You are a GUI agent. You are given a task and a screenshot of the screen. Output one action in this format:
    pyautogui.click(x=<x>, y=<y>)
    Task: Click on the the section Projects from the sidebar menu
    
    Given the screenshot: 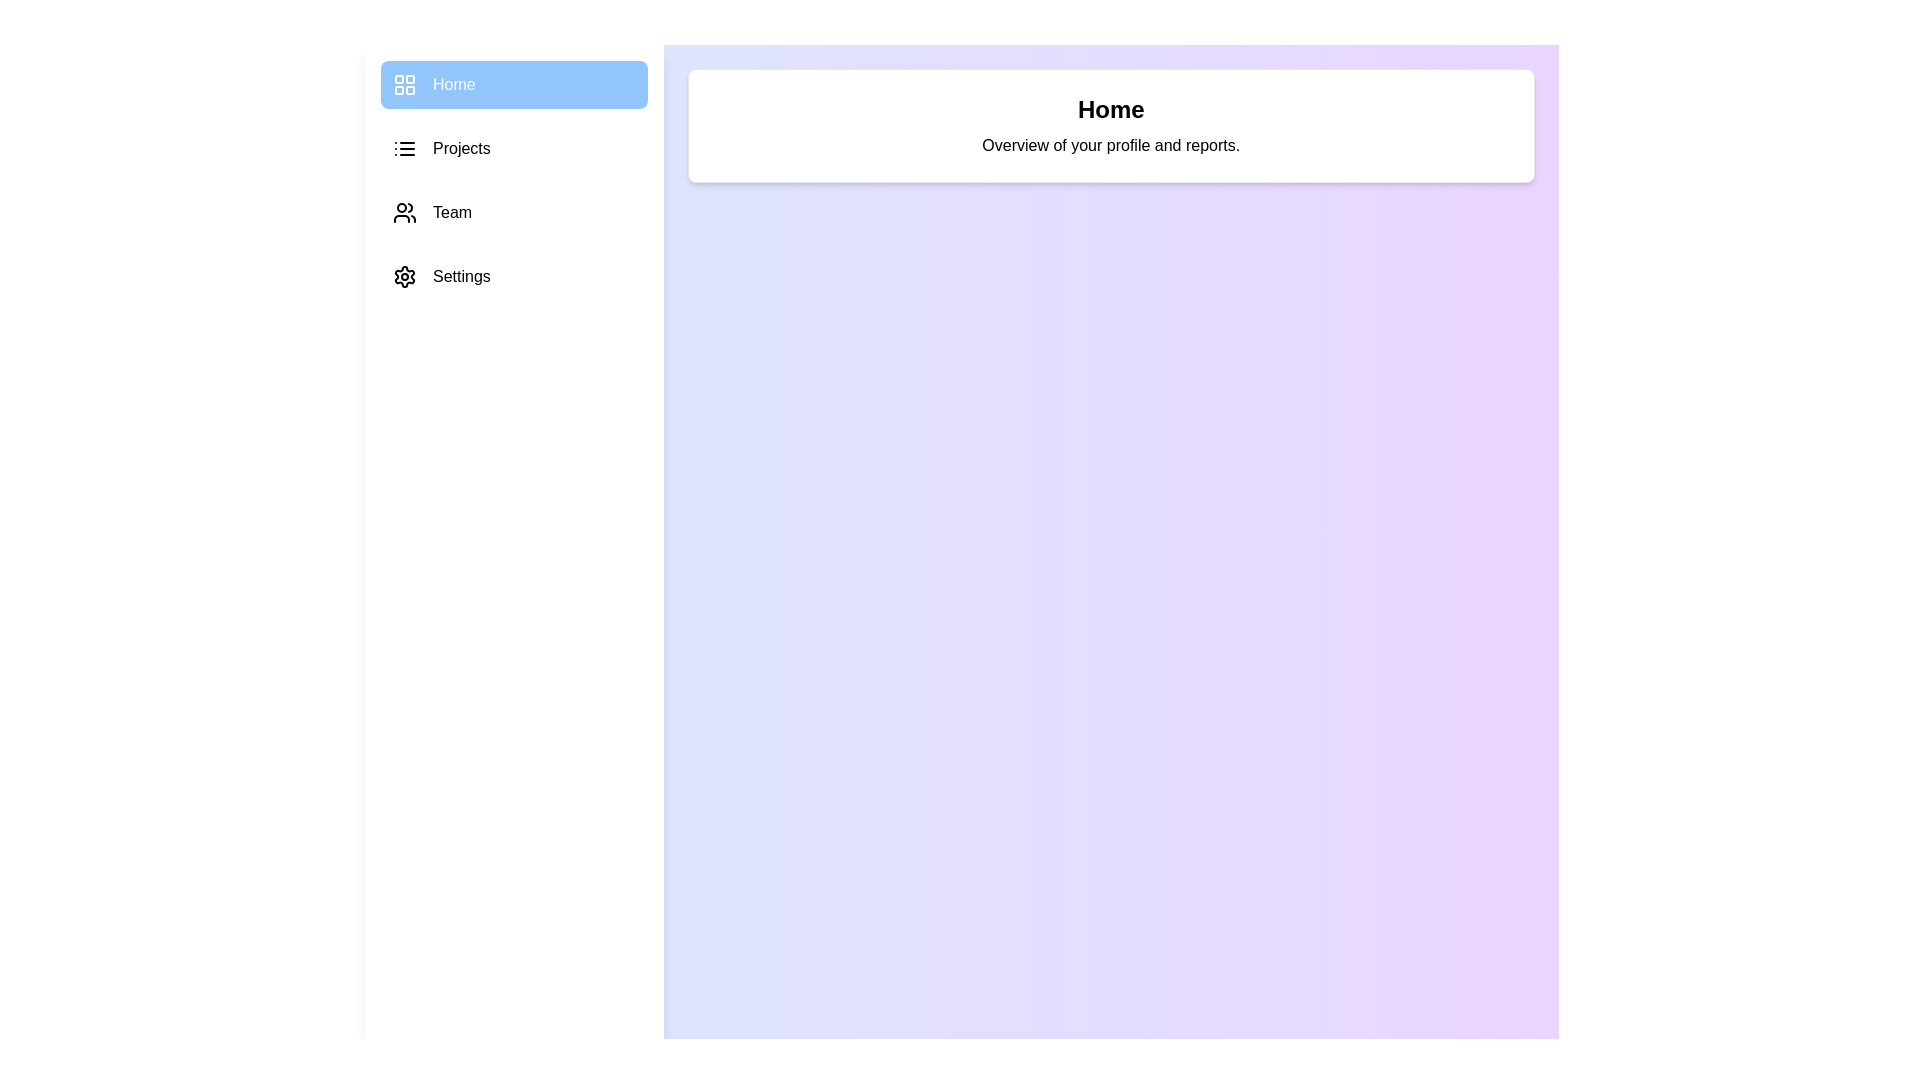 What is the action you would take?
    pyautogui.click(x=514, y=148)
    